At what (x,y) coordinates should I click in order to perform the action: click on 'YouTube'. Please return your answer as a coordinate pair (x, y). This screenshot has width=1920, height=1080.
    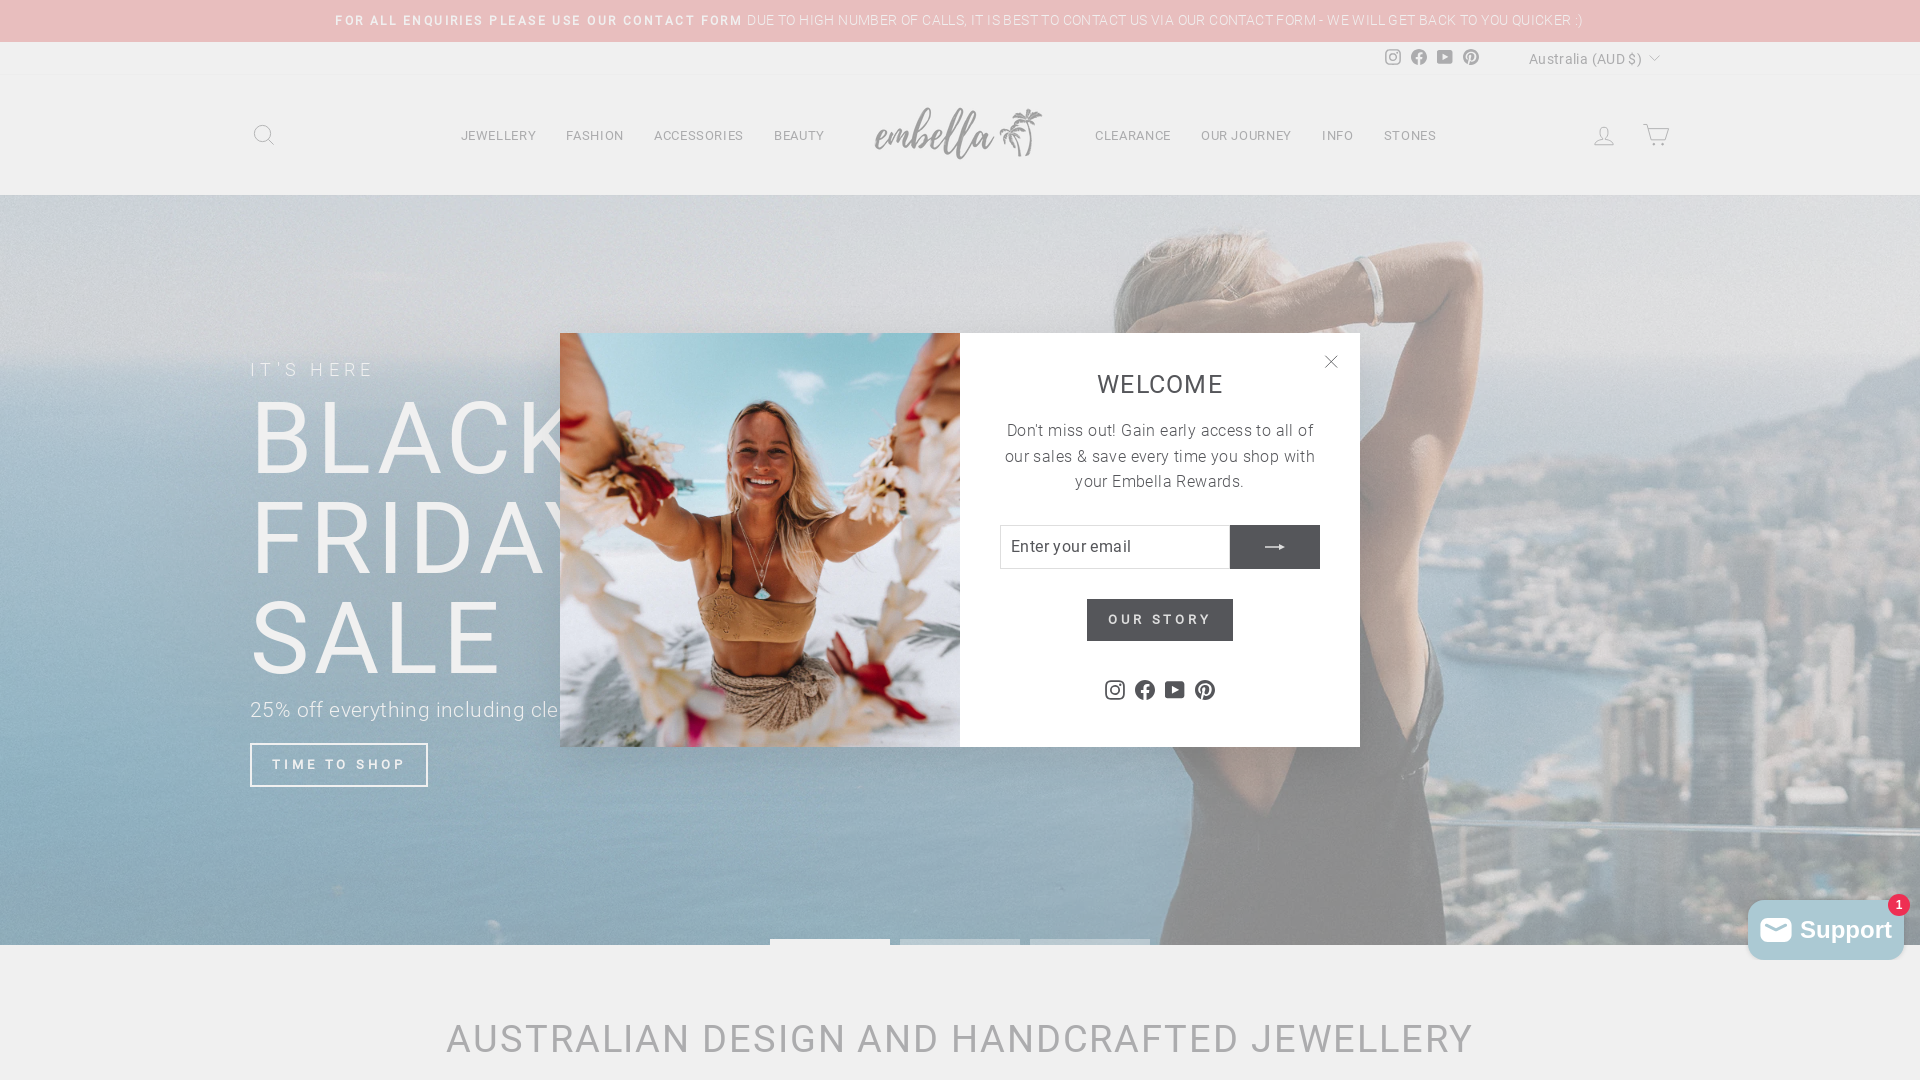
    Looking at the image, I should click on (1444, 57).